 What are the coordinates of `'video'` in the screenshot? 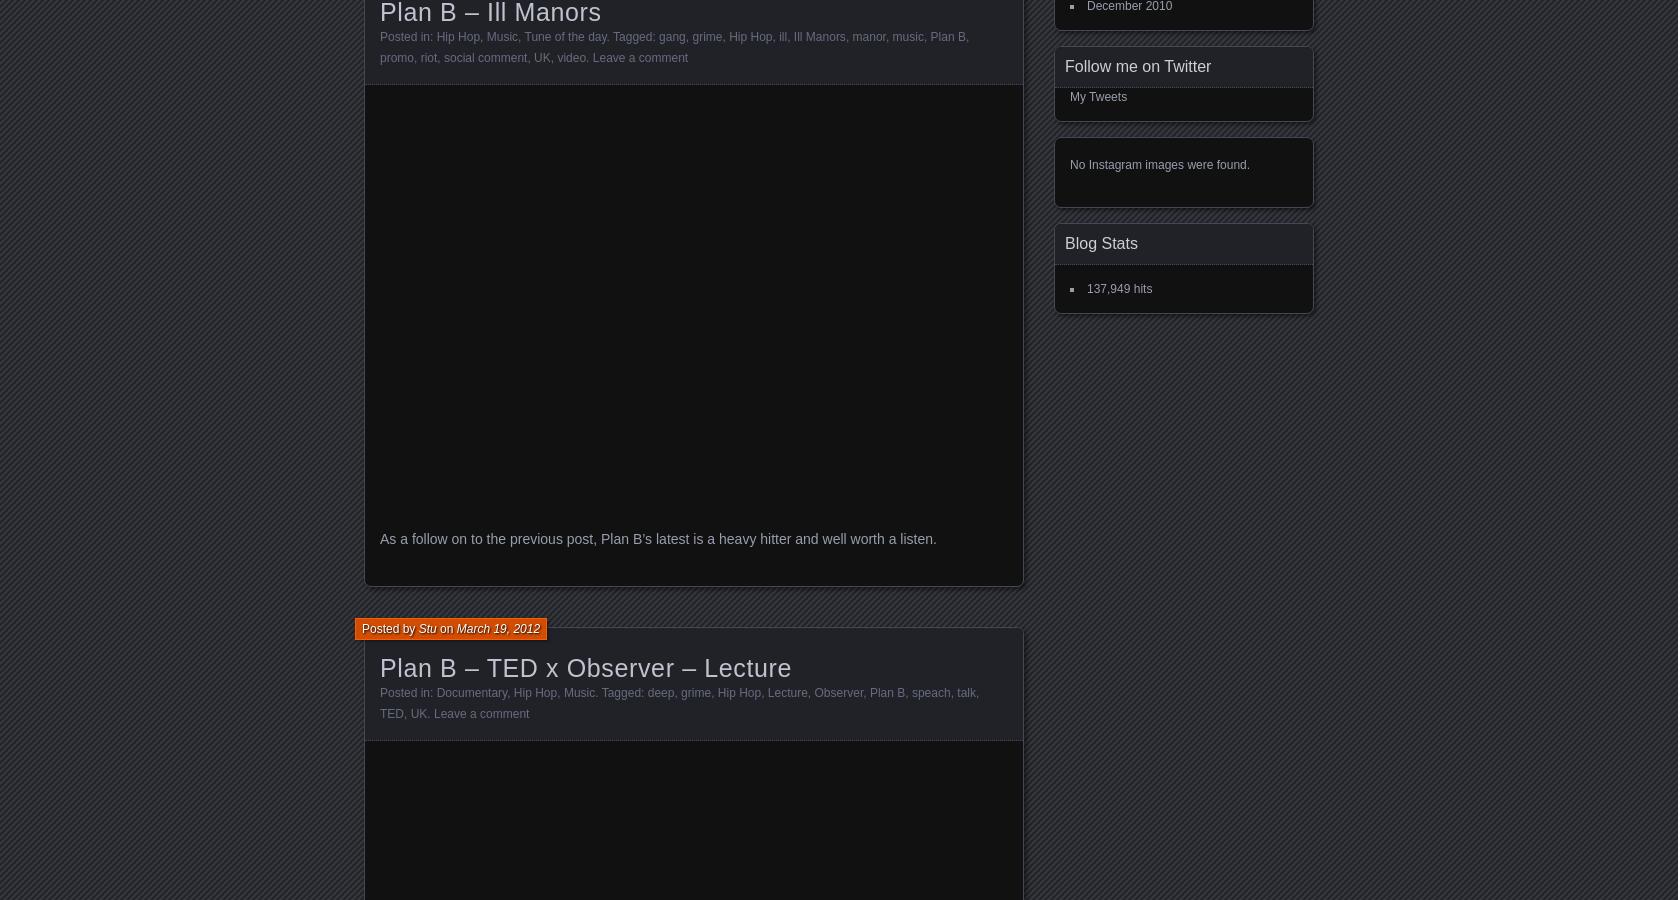 It's located at (555, 56).